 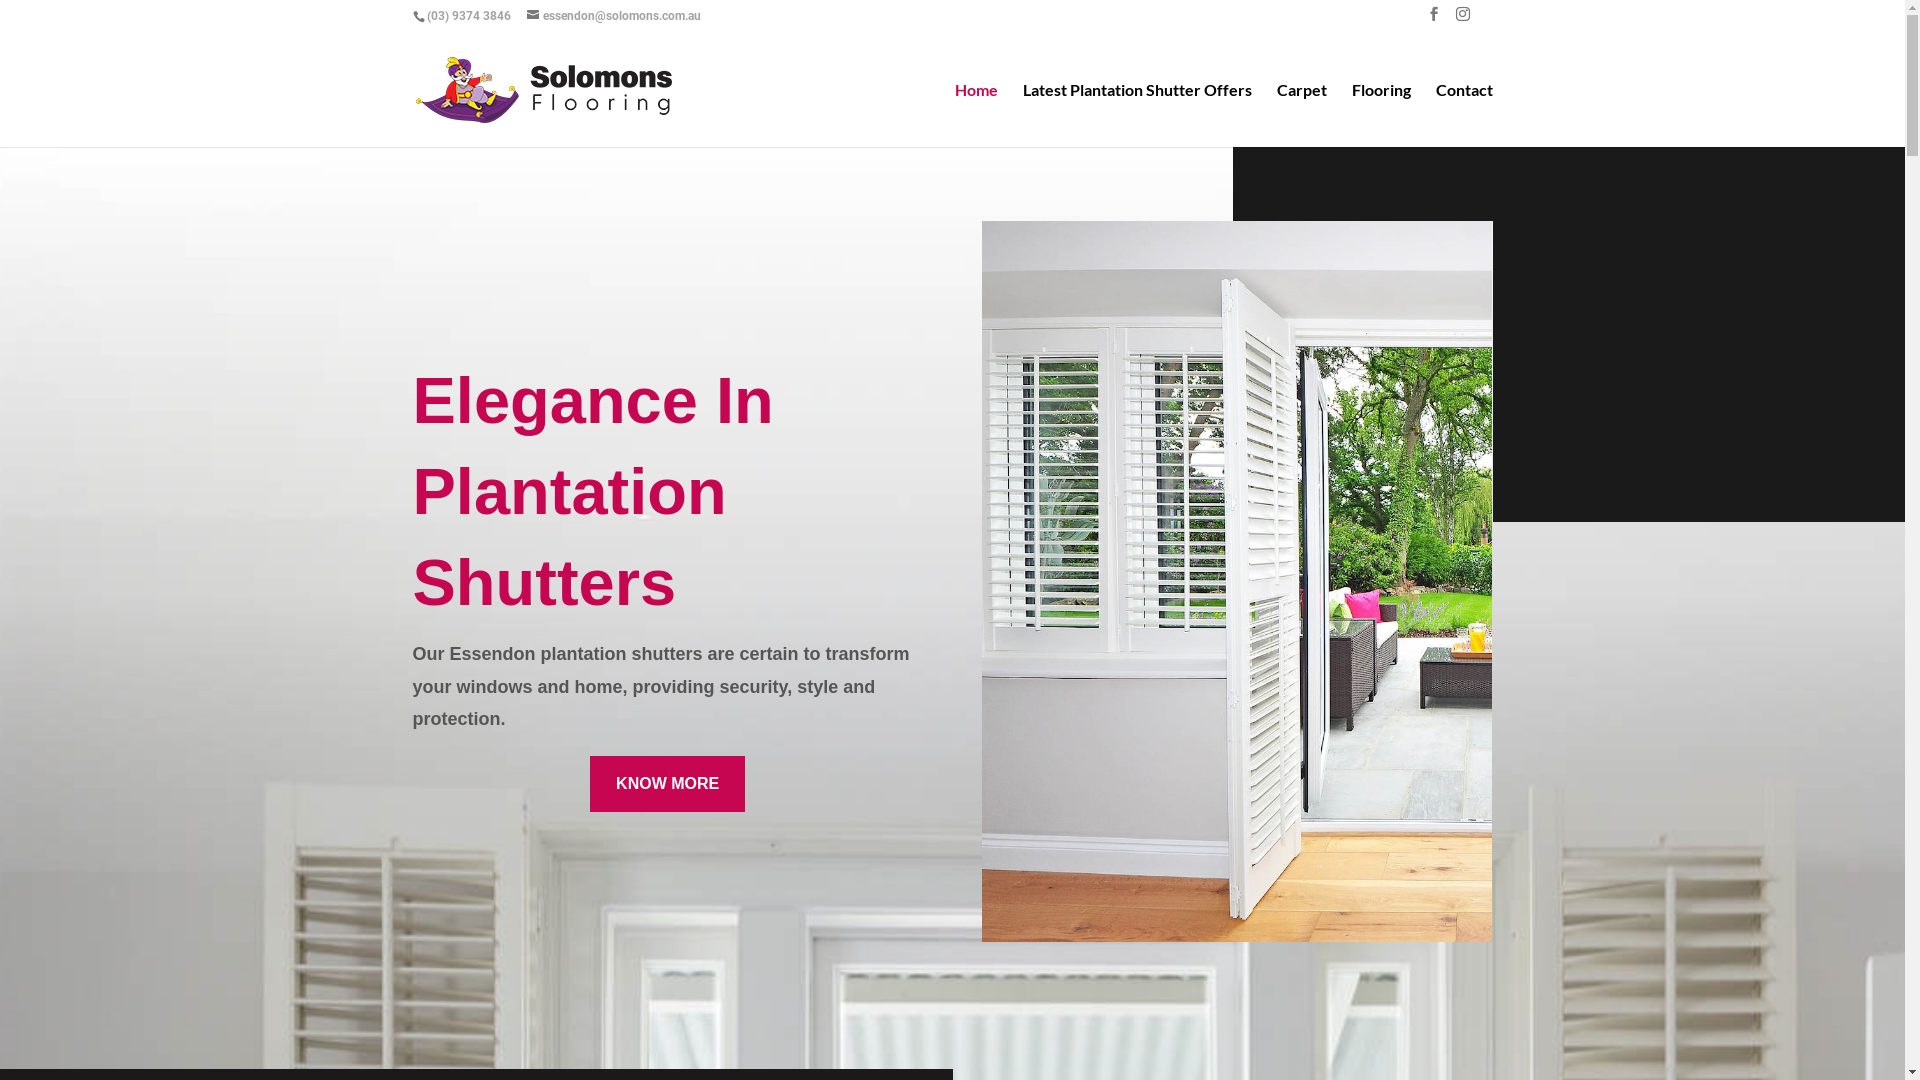 What do you see at coordinates (1380, 114) in the screenshot?
I see `'Flooring'` at bounding box center [1380, 114].